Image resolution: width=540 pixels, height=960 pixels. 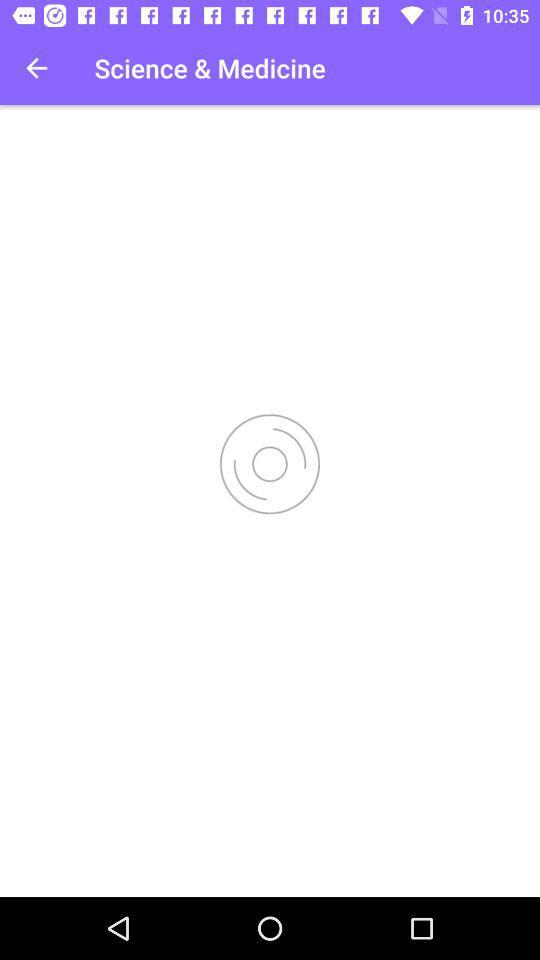 I want to click on the icon next to science & medicine, so click(x=36, y=68).